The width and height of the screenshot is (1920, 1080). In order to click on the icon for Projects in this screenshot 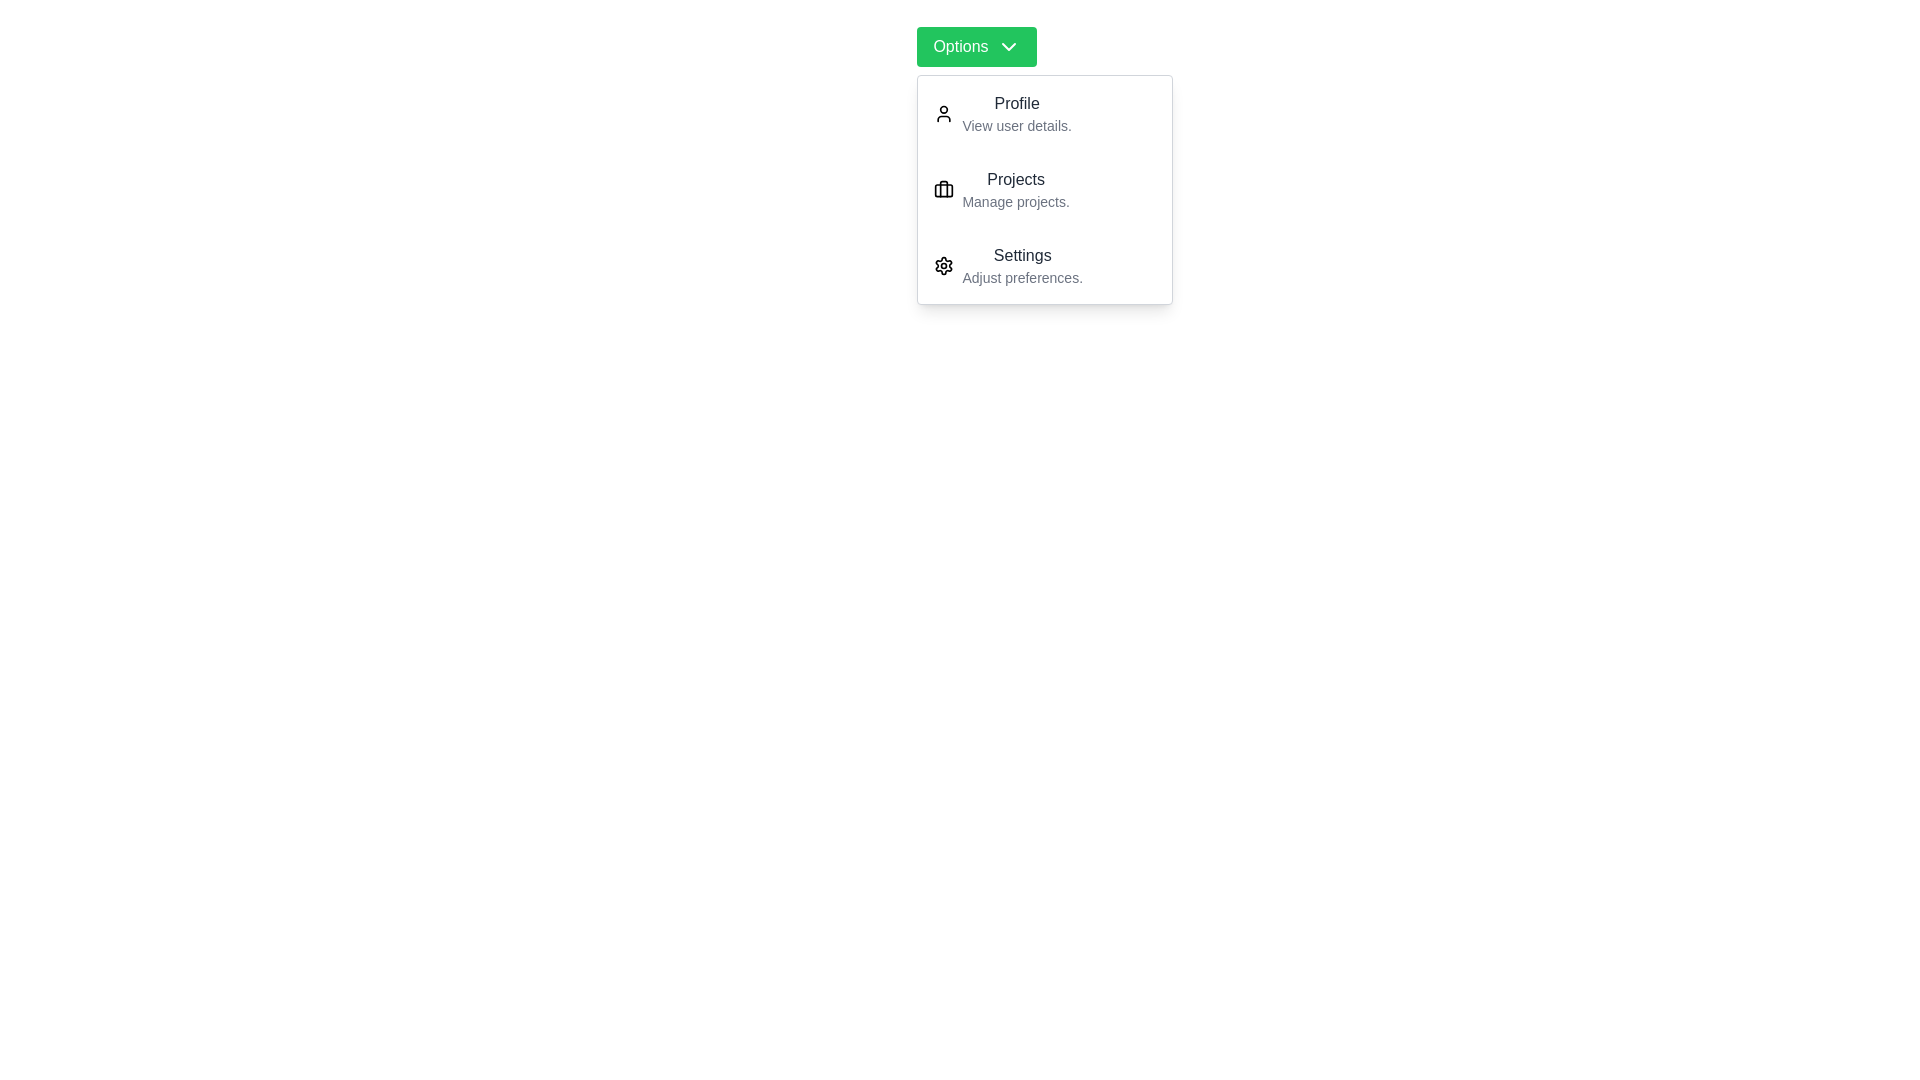, I will do `click(943, 189)`.